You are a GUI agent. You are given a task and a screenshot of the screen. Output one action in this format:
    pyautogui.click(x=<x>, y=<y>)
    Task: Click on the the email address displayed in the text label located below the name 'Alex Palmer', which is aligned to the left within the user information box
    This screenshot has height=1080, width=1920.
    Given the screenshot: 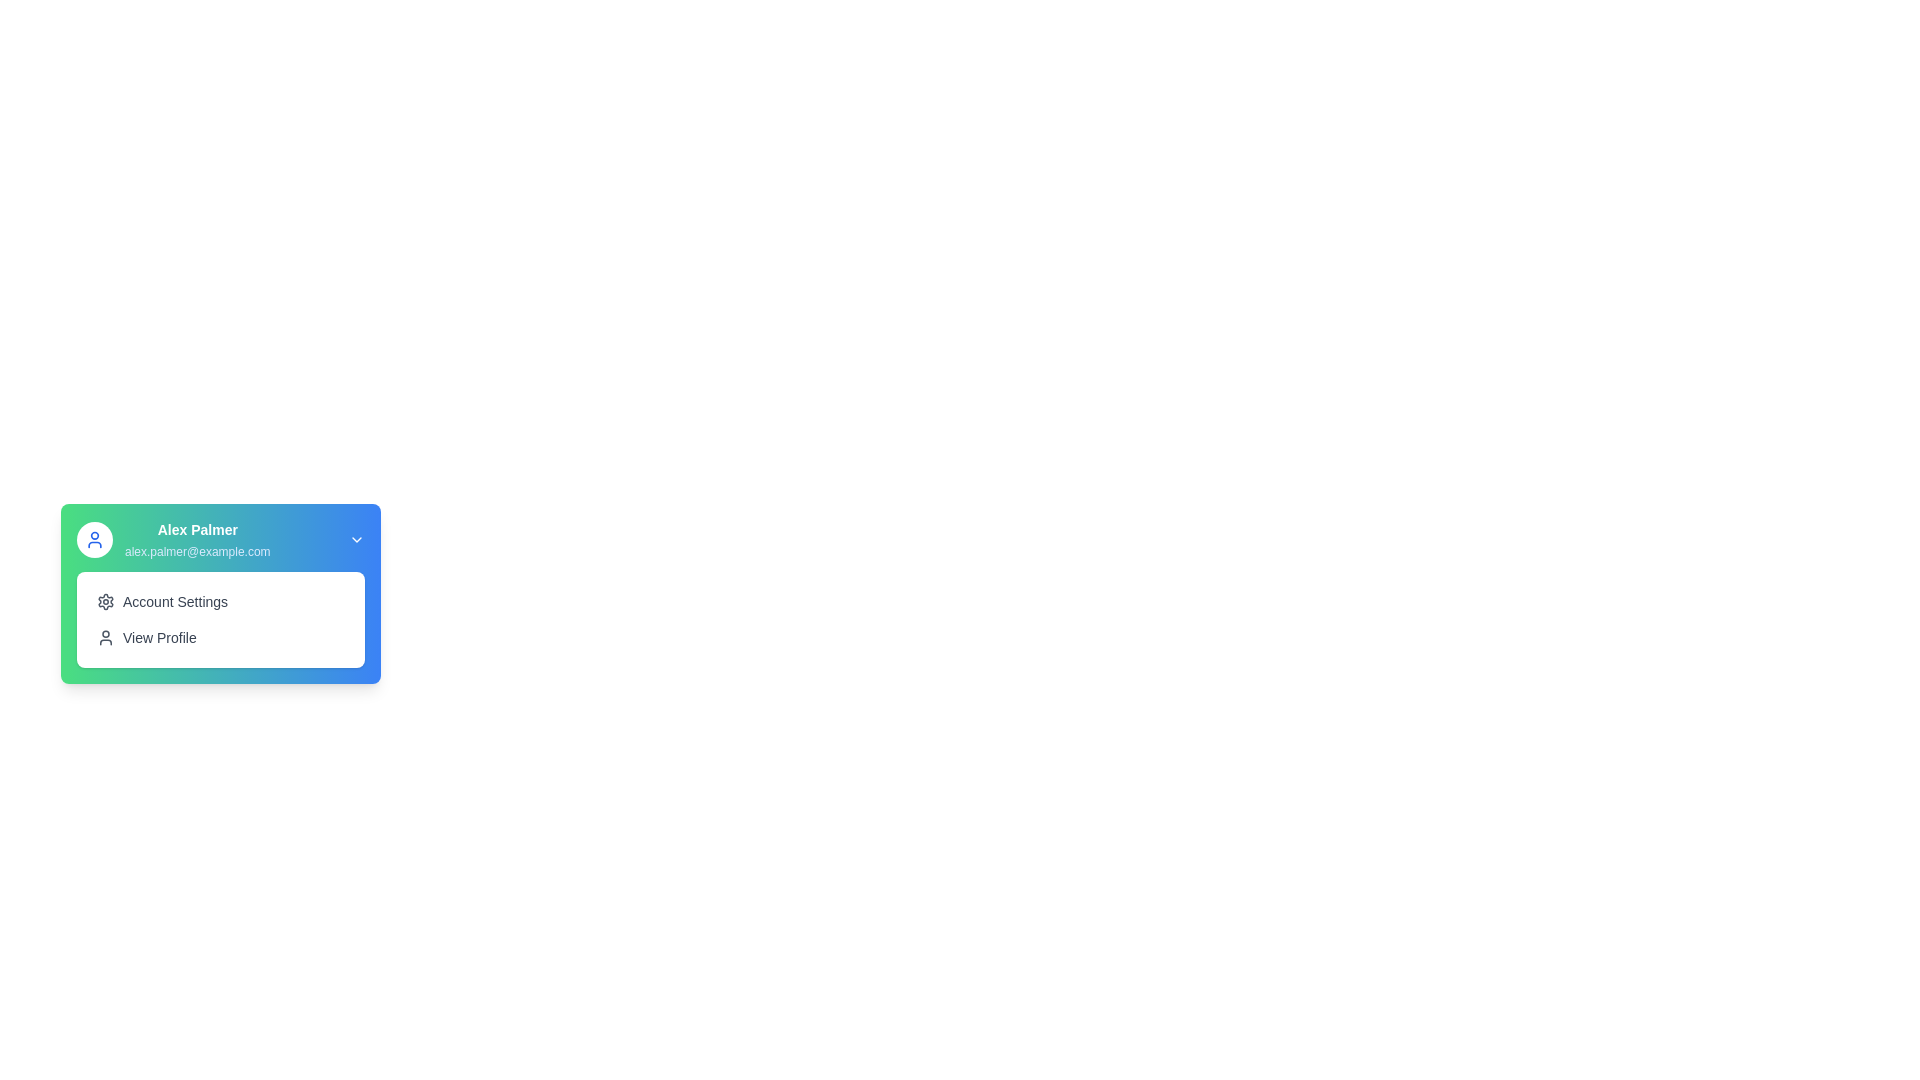 What is the action you would take?
    pyautogui.click(x=197, y=551)
    